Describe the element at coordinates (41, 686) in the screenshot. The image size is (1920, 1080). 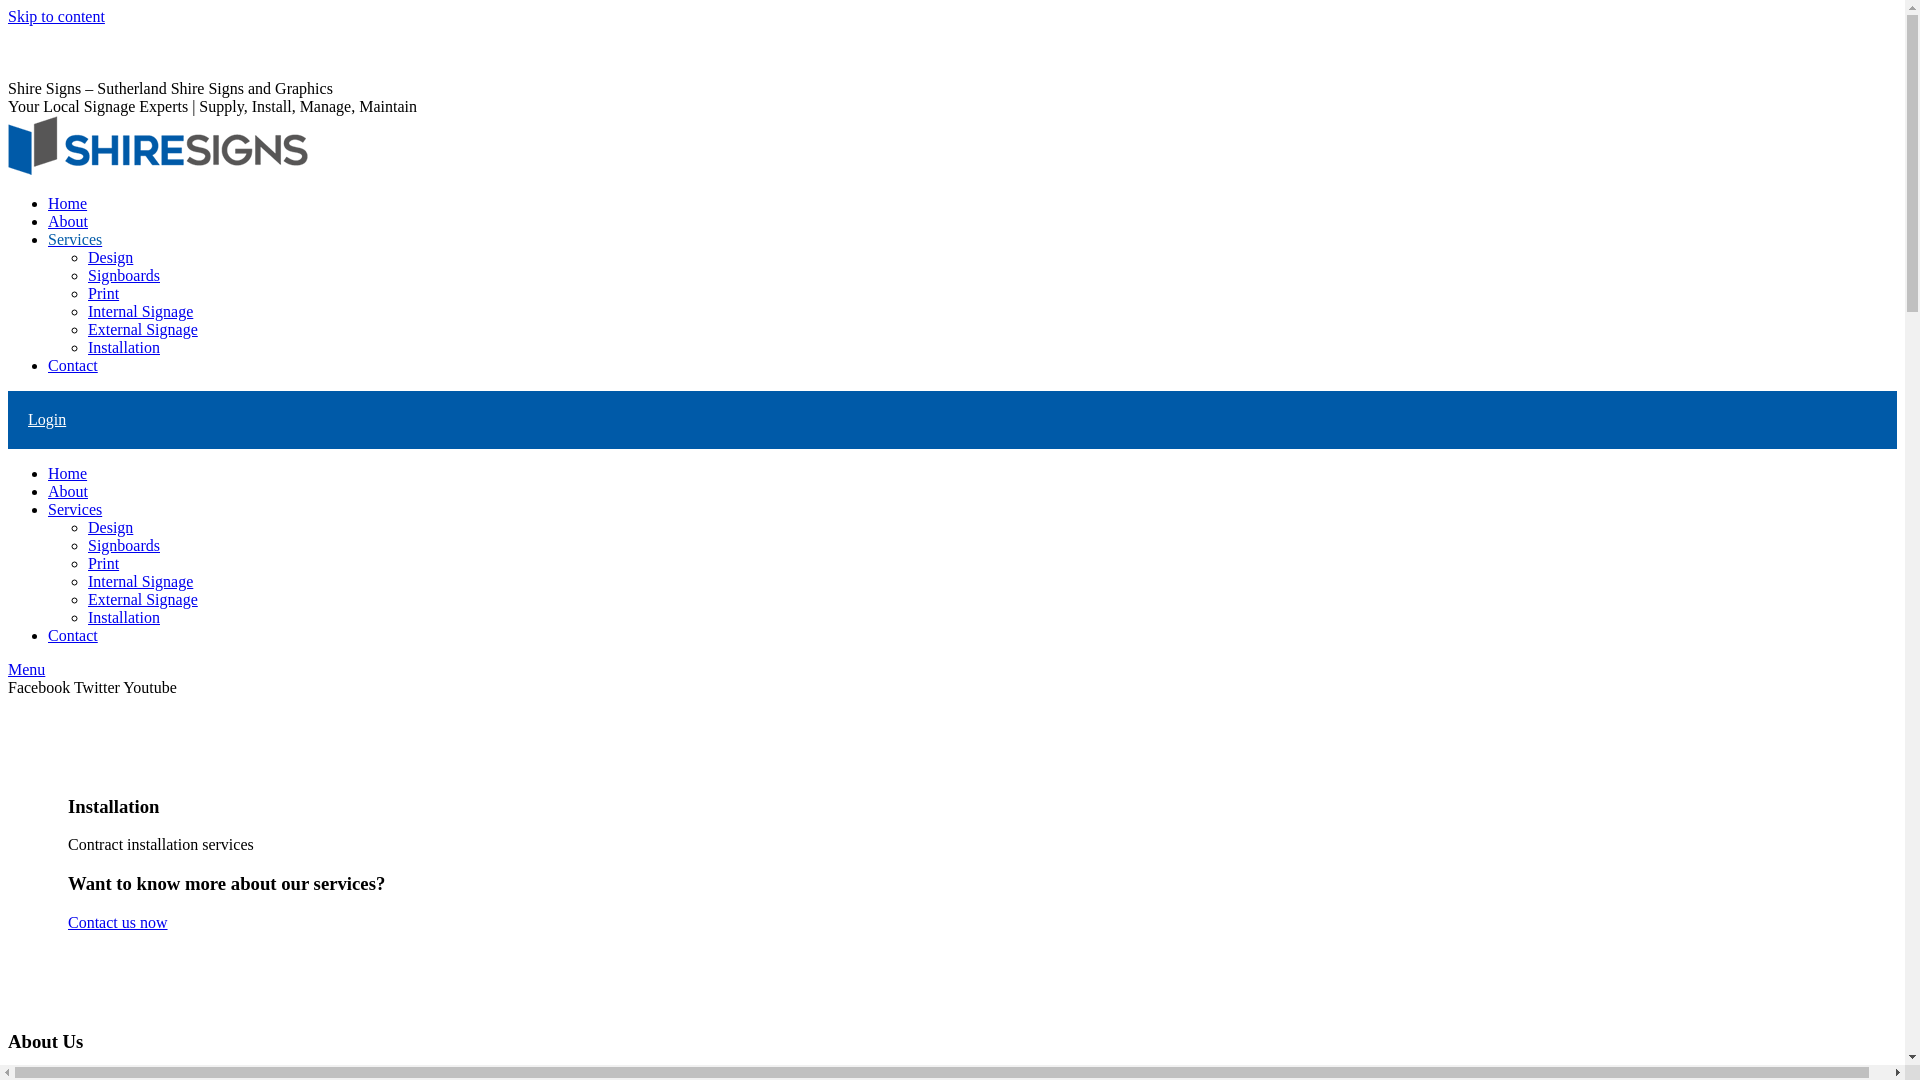
I see `'Facebook'` at that location.